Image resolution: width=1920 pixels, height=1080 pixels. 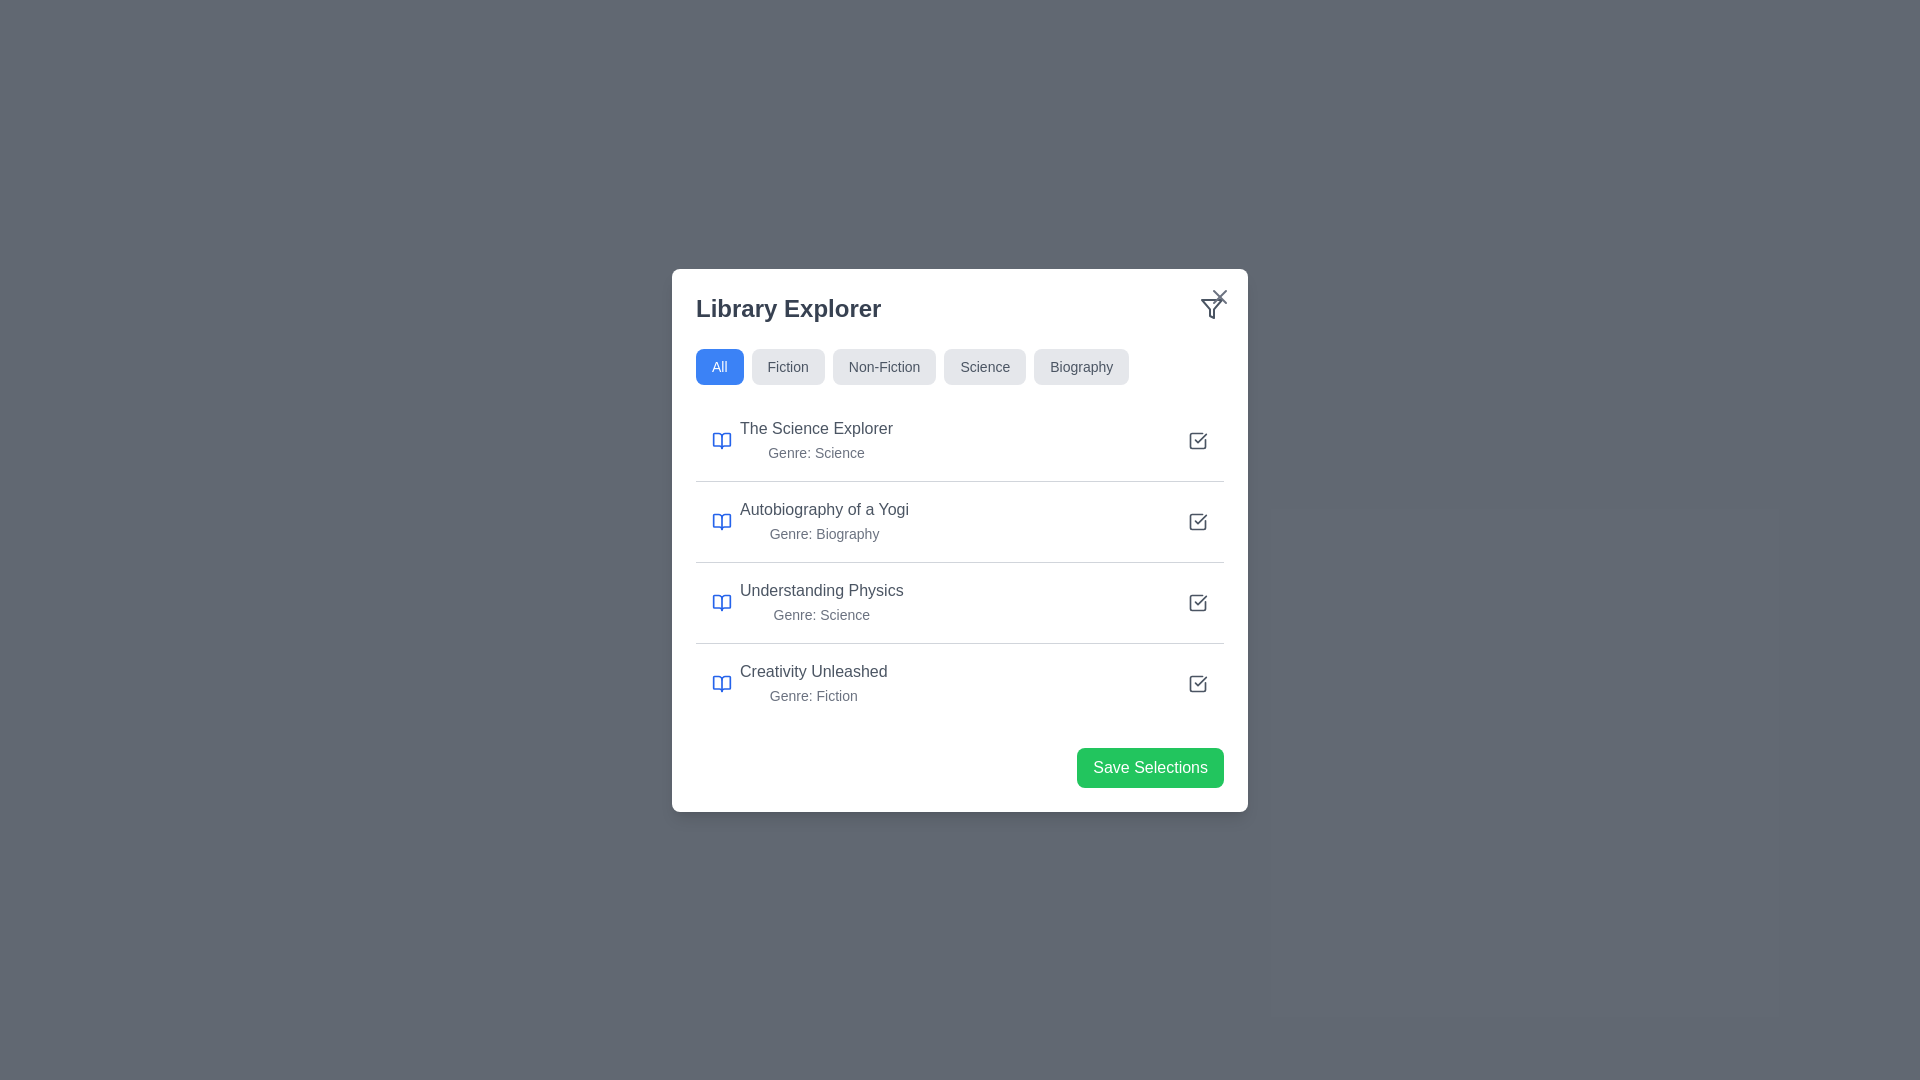 I want to click on the book icon representing 'Understanding Physics', which is the first visual component on the left side of the respective row in the list, so click(x=720, y=601).